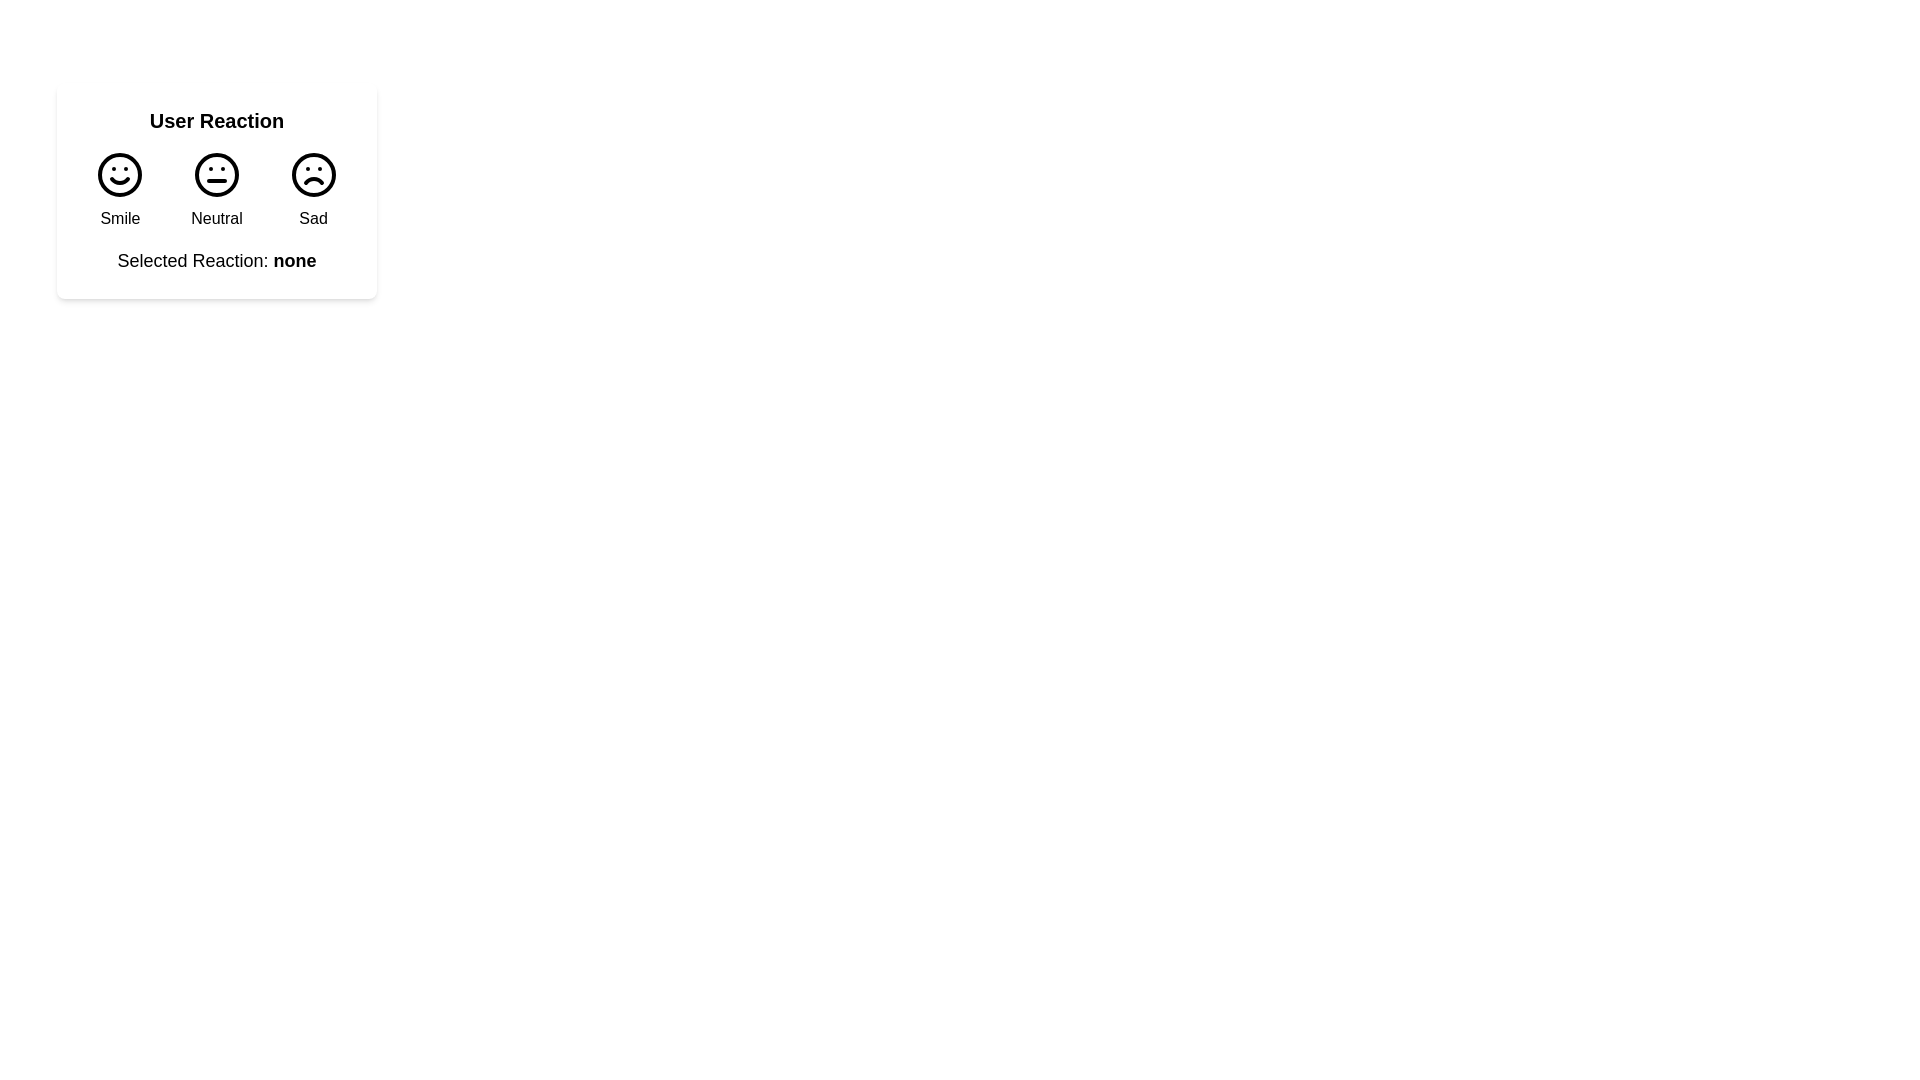  Describe the element at coordinates (119, 191) in the screenshot. I see `the 'Smile' reaction button using keyboard navigation` at that location.